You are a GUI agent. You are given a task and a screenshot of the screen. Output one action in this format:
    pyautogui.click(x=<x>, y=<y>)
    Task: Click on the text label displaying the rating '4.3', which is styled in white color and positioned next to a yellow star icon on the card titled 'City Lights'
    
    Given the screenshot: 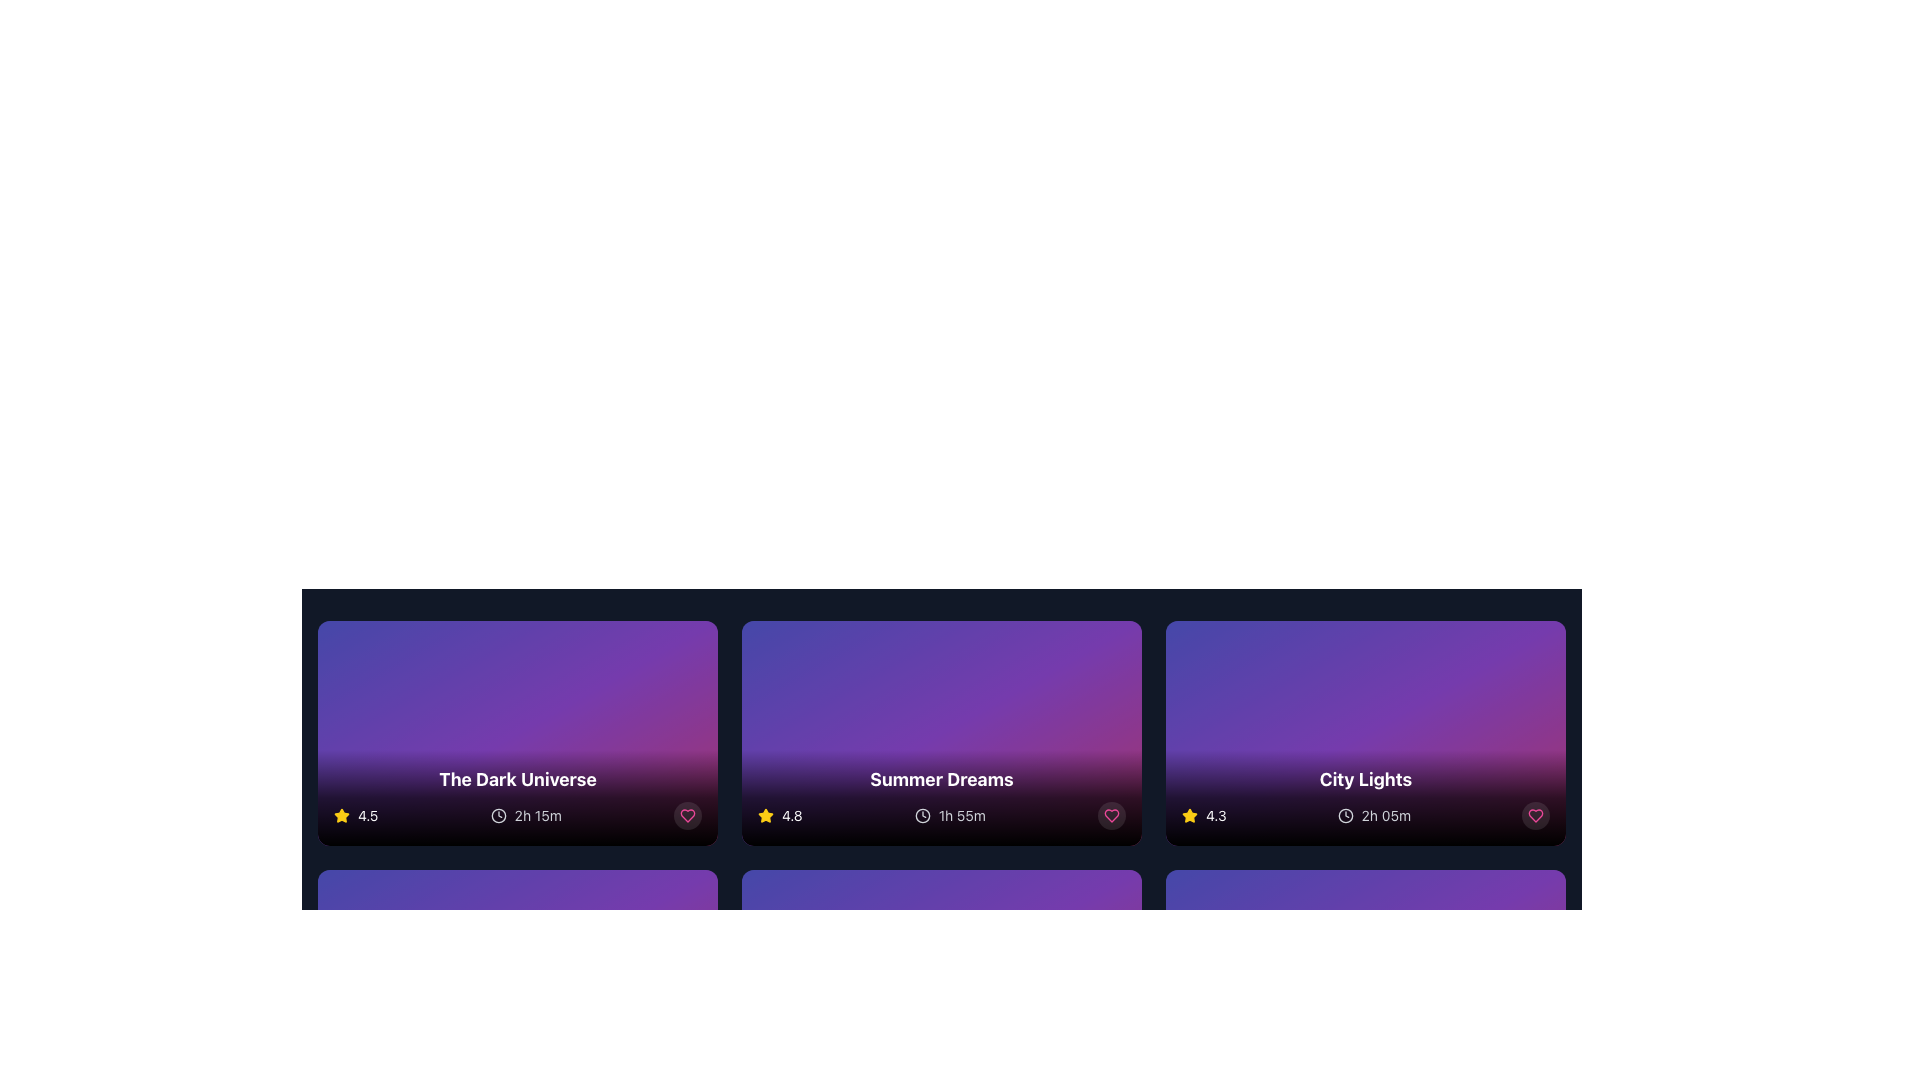 What is the action you would take?
    pyautogui.click(x=1215, y=816)
    